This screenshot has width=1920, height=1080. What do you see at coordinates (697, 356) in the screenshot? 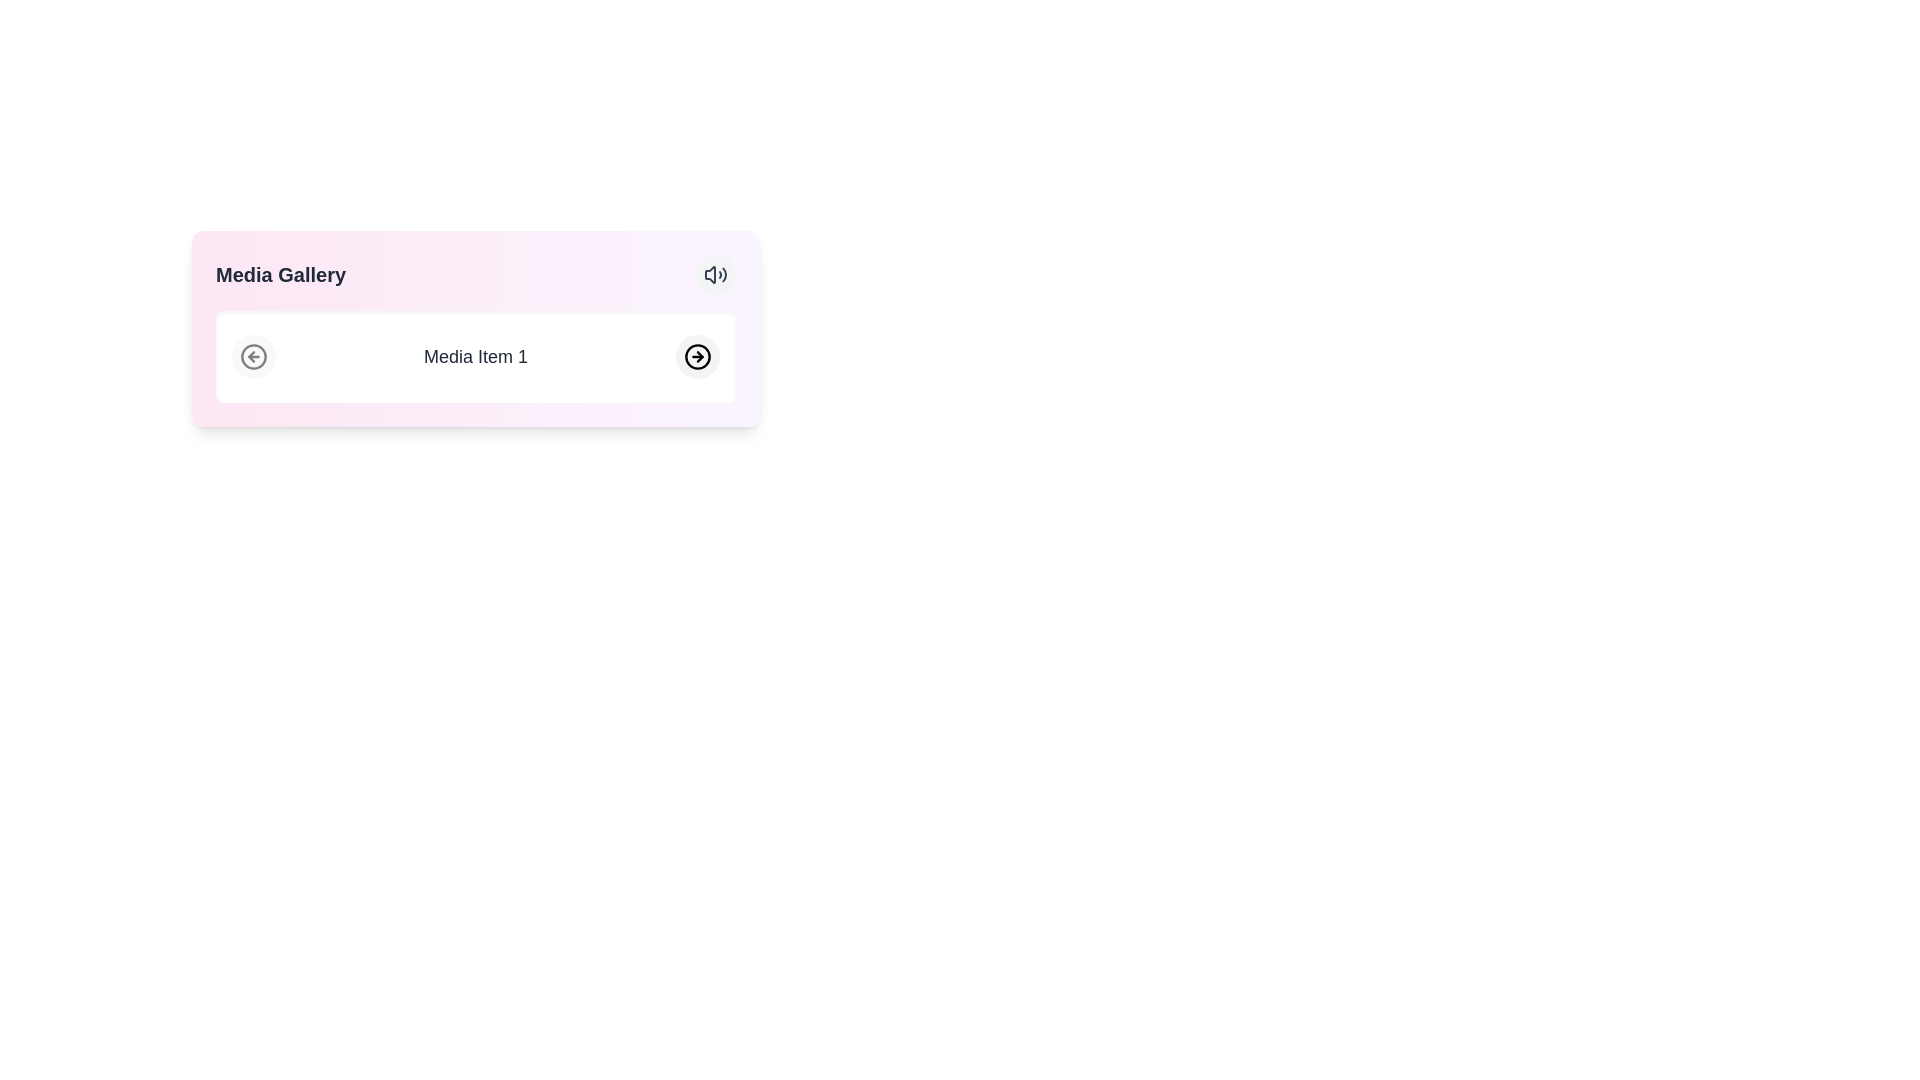
I see `the circular button with a right-pointing arrow icon` at bounding box center [697, 356].